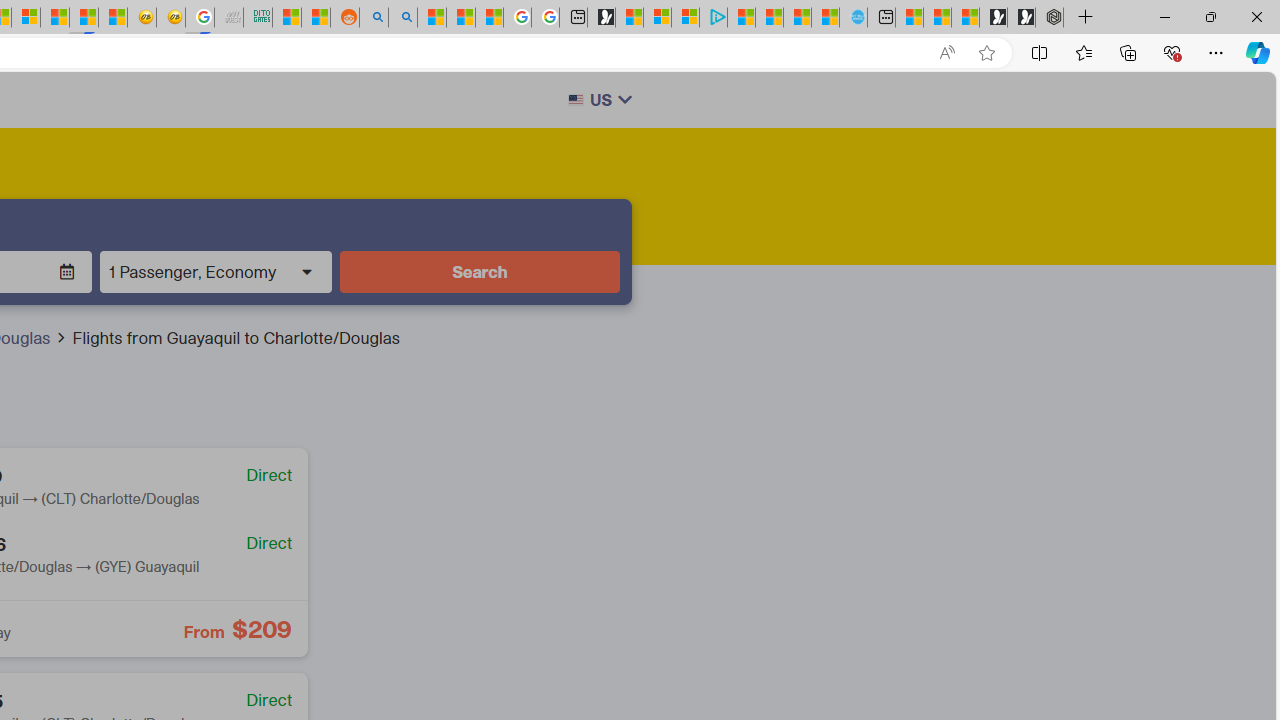 The height and width of the screenshot is (720, 1280). Describe the element at coordinates (574, 100) in the screenshot. I see `'Class: w-full h-auto rounded-sm border border-gray-200'` at that location.